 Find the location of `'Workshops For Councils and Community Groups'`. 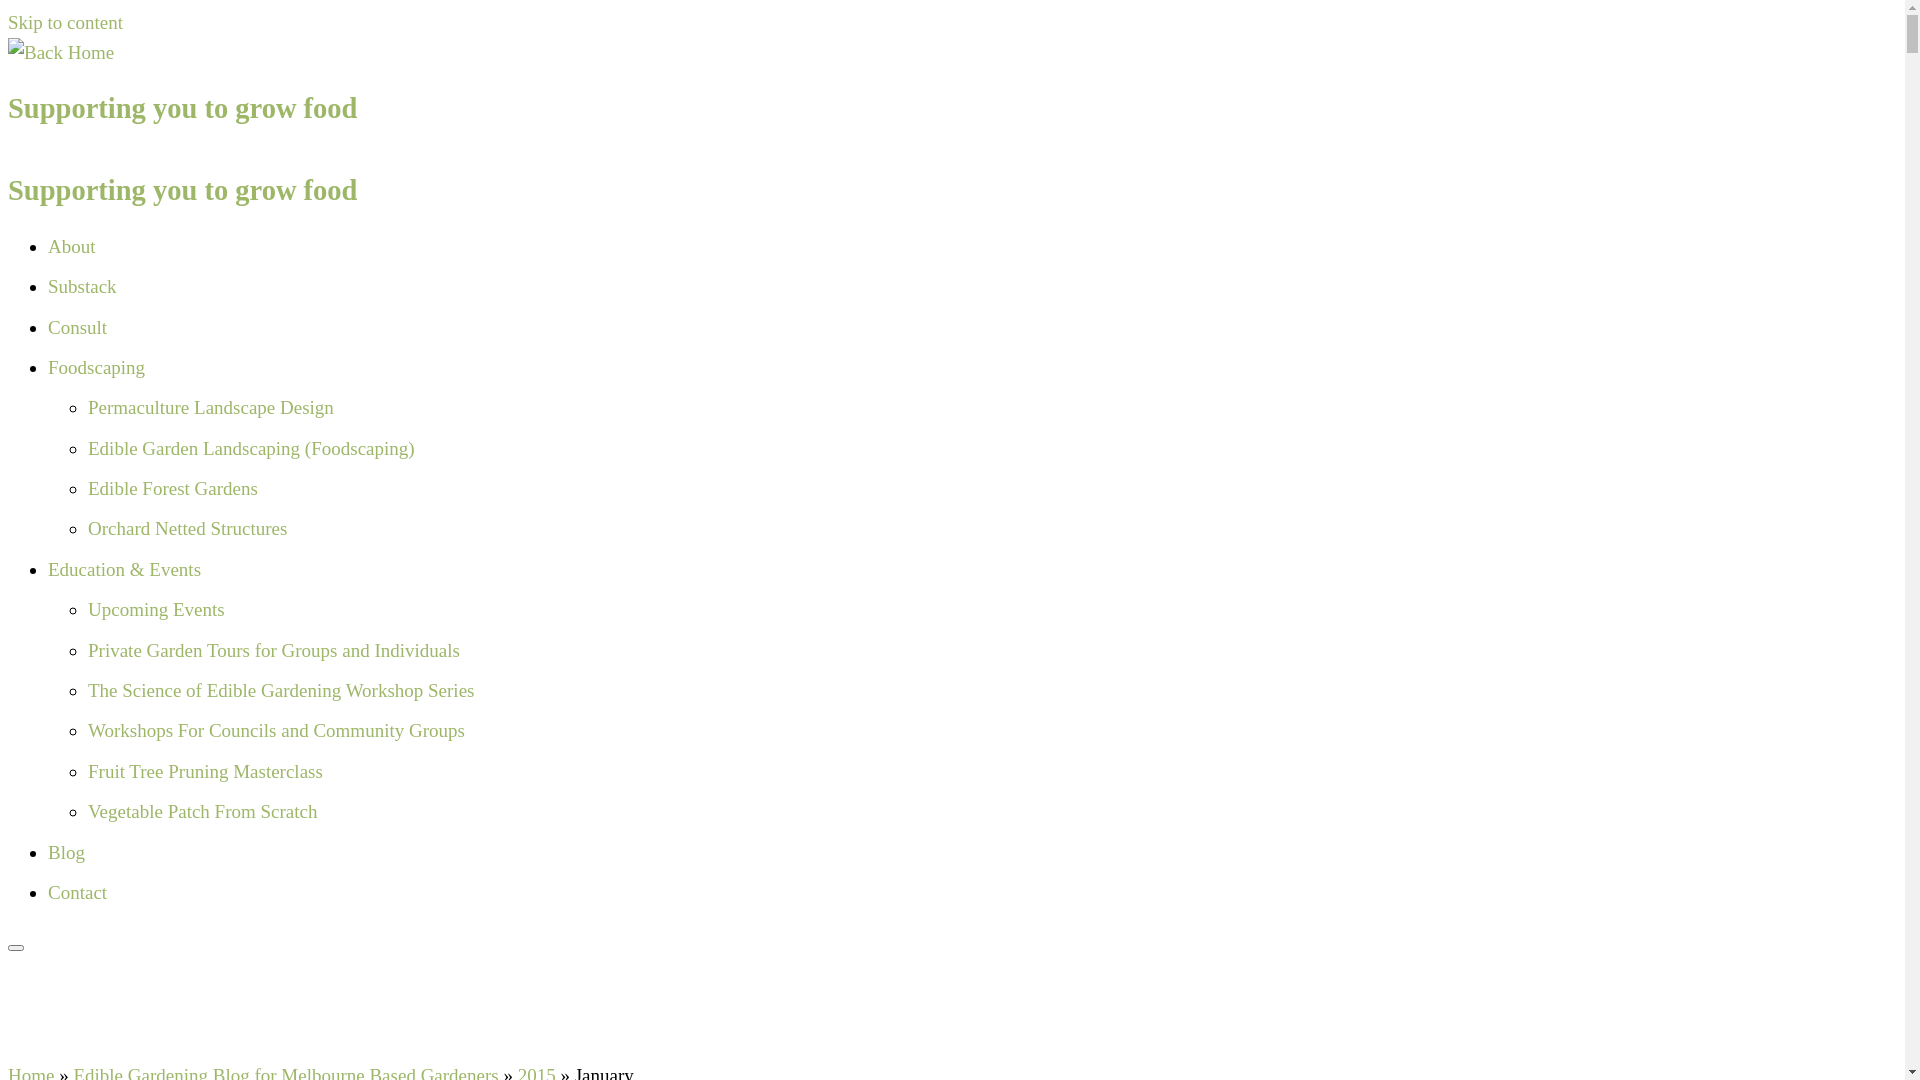

'Workshops For Councils and Community Groups' is located at coordinates (275, 730).